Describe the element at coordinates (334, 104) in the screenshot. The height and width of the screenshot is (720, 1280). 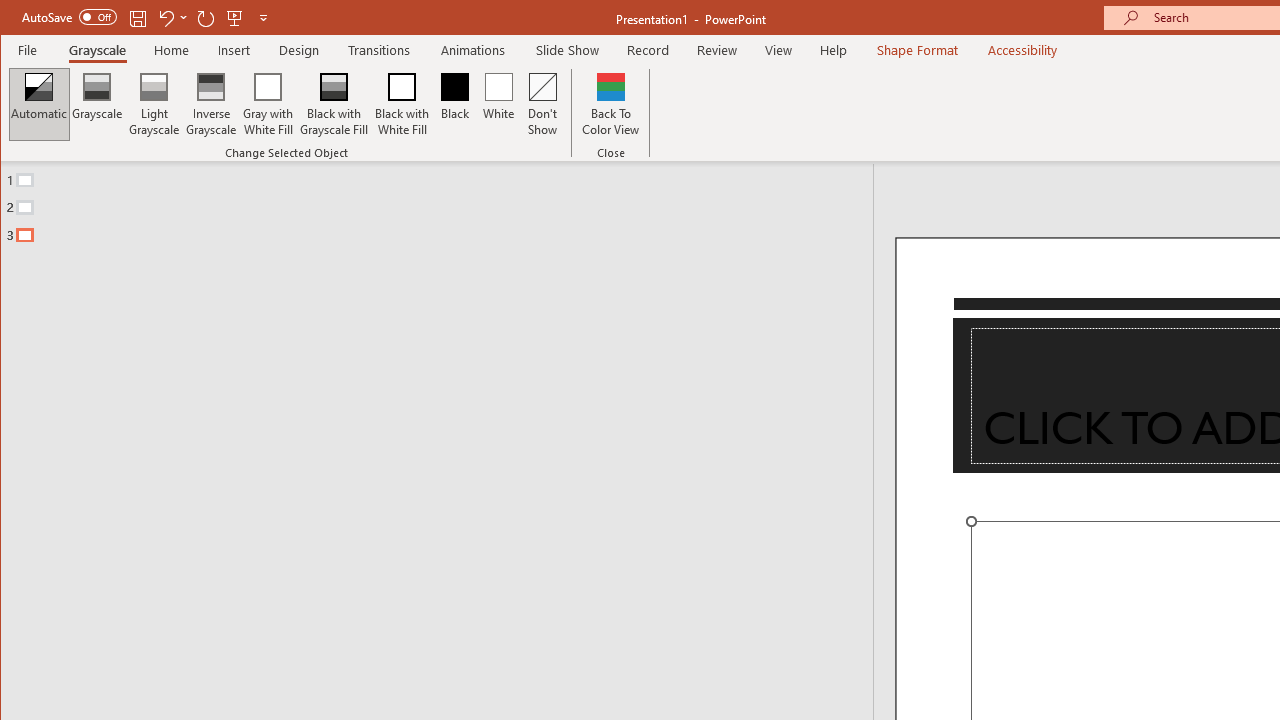
I see `'Black with Grayscale Fill'` at that location.